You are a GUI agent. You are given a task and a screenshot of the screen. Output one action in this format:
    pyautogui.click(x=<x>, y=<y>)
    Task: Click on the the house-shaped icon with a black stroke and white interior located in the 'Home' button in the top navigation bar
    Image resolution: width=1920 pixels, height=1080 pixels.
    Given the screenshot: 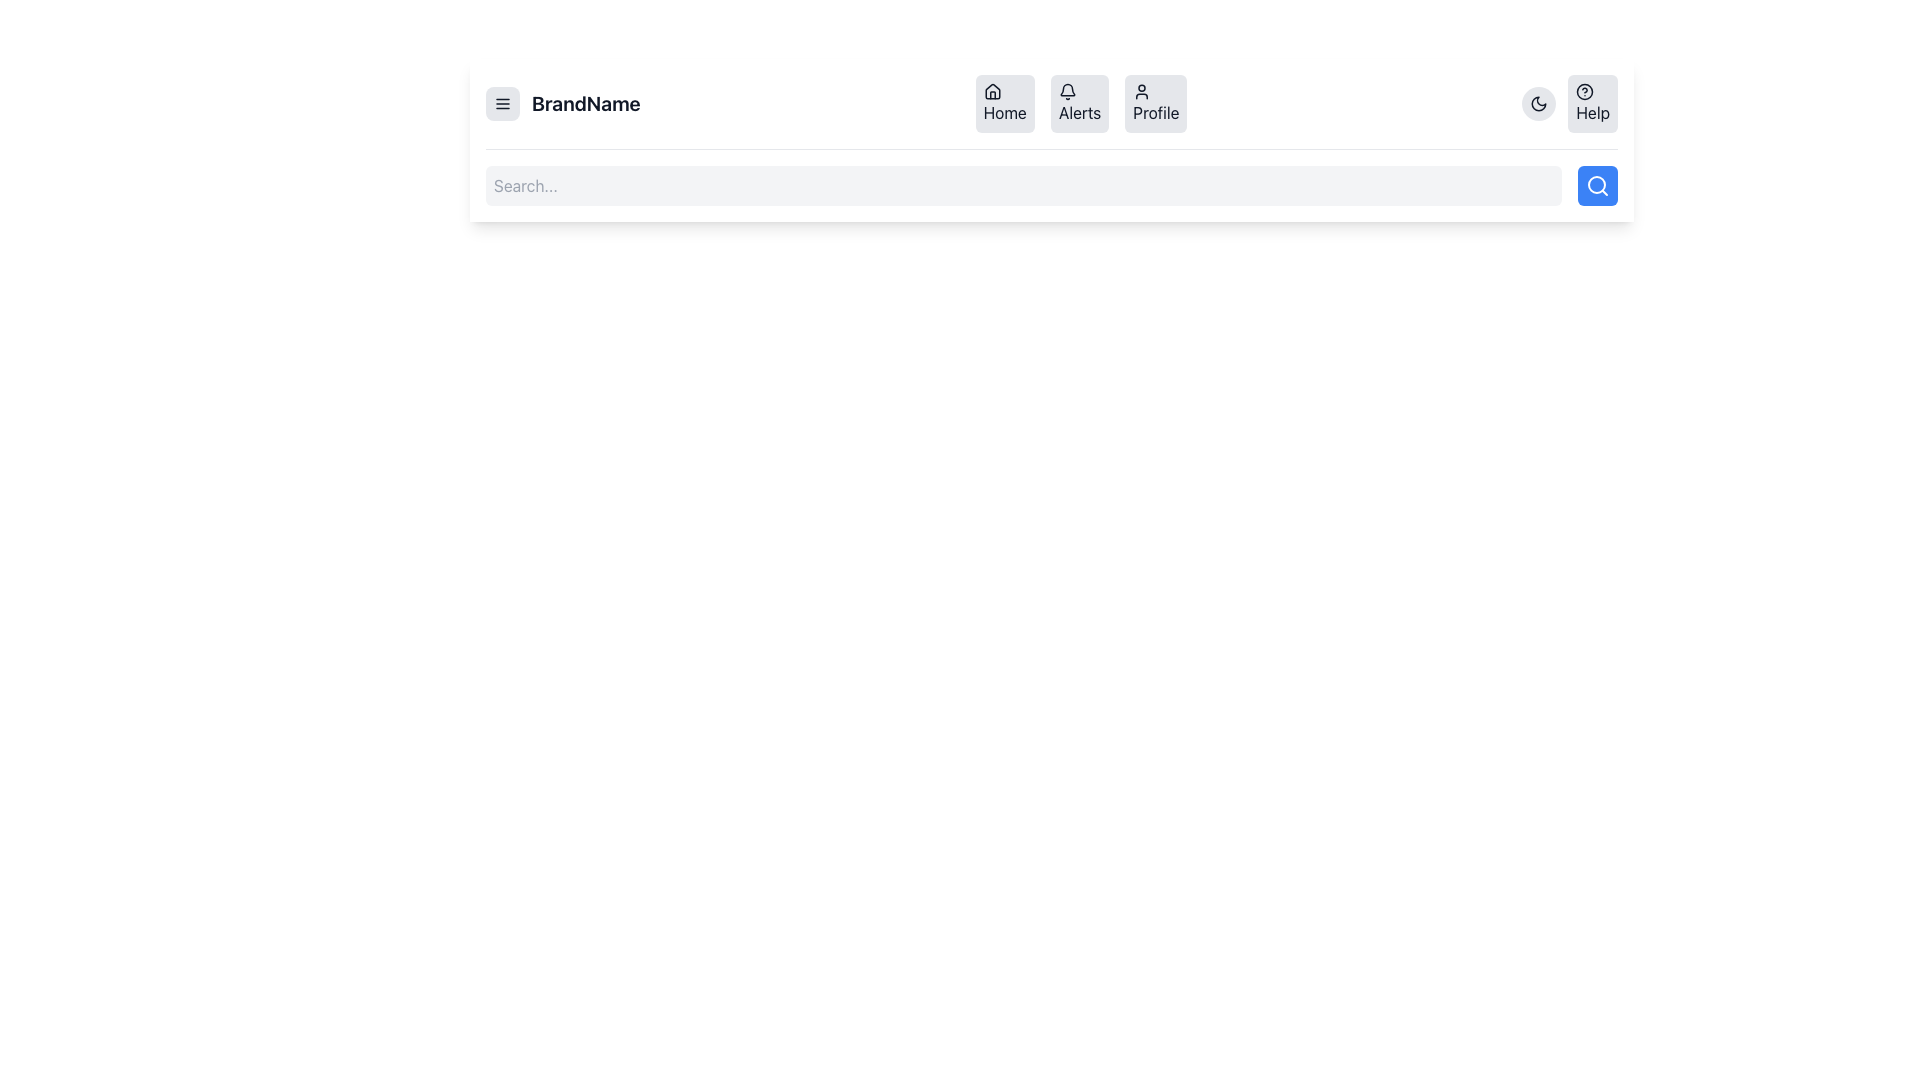 What is the action you would take?
    pyautogui.click(x=992, y=92)
    